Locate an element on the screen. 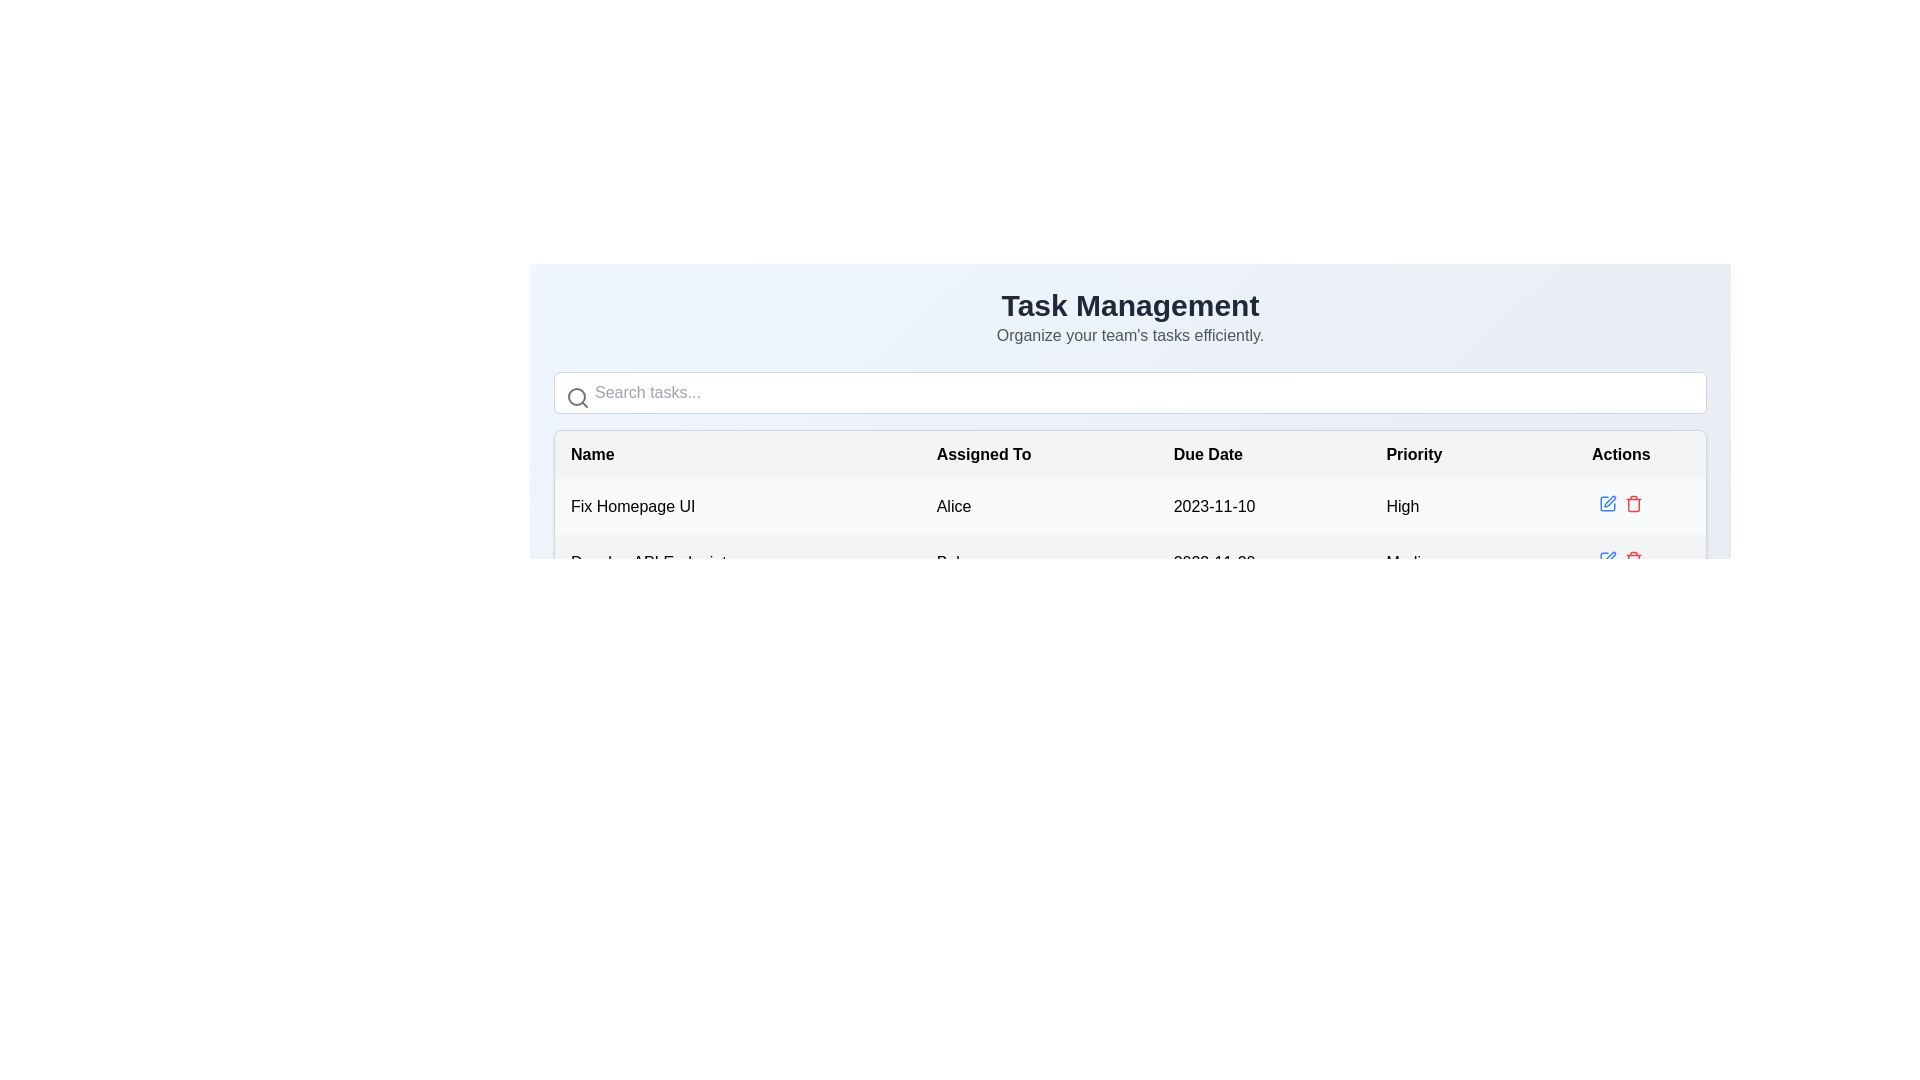  the red trash icon in the Actions column of the second row is located at coordinates (1634, 559).